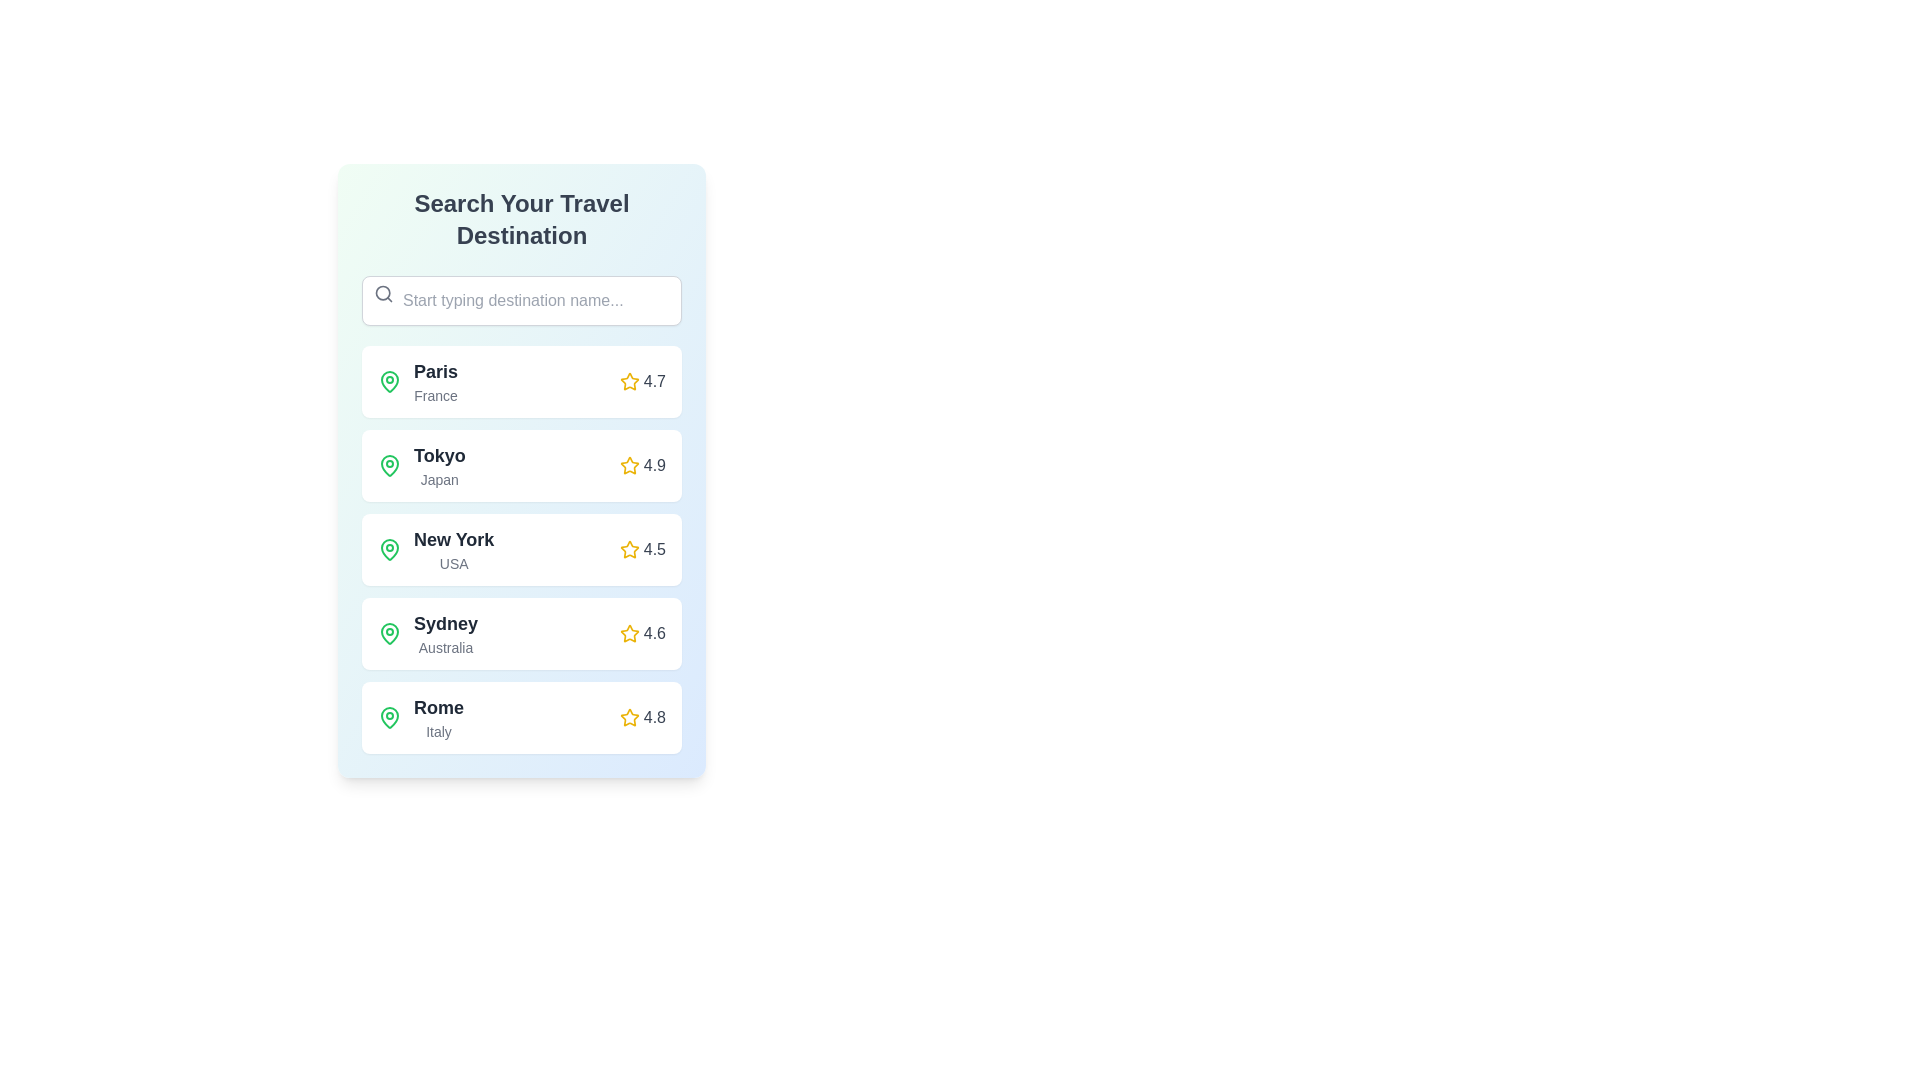  I want to click on the New York travel destination card, which is the third item in a vertically stacked list of cards, located between the Tokyo and Sydney cards, so click(522, 550).